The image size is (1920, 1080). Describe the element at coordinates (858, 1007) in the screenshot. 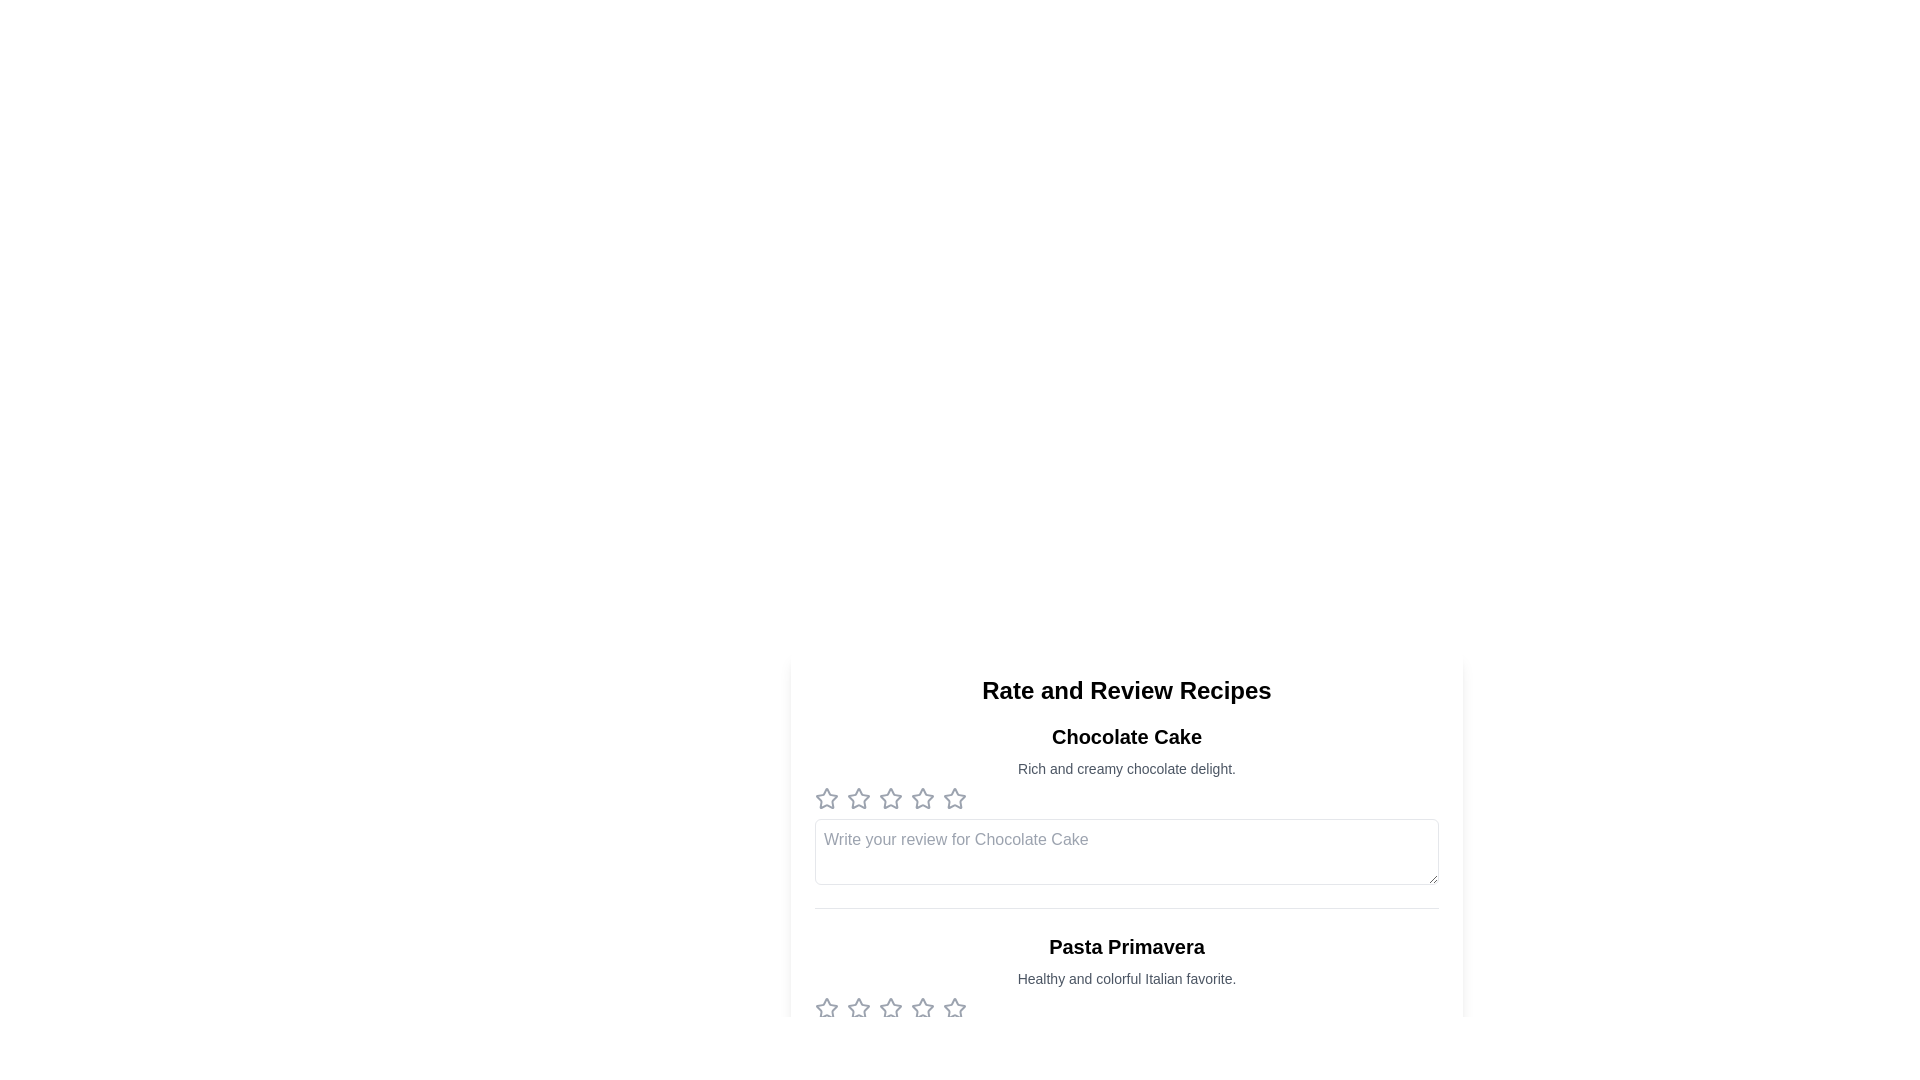

I see `the first star-shaped icon with a gray outline under the 'Pasta Primavera' section in the 'Rate and Review Recipes' interface` at that location.